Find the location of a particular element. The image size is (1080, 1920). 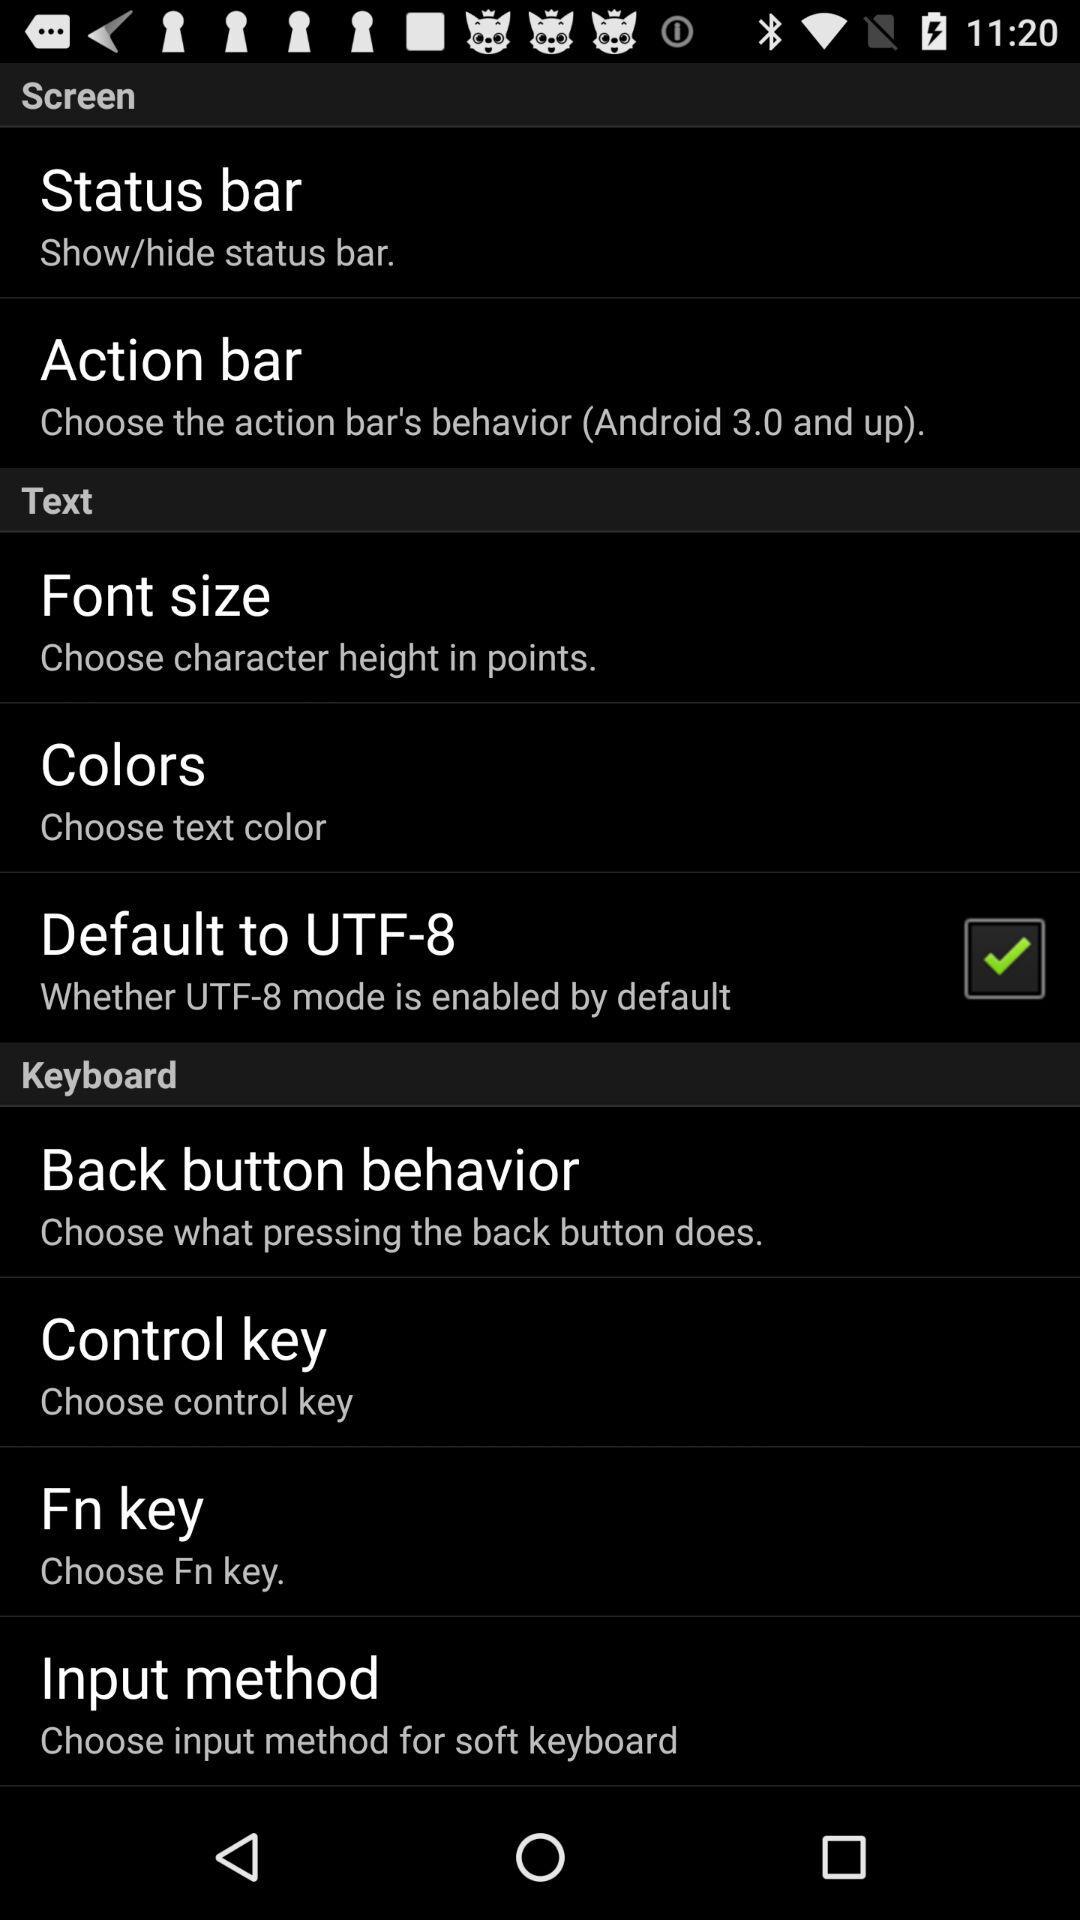

the item next to the whether utf 8 is located at coordinates (1003, 955).